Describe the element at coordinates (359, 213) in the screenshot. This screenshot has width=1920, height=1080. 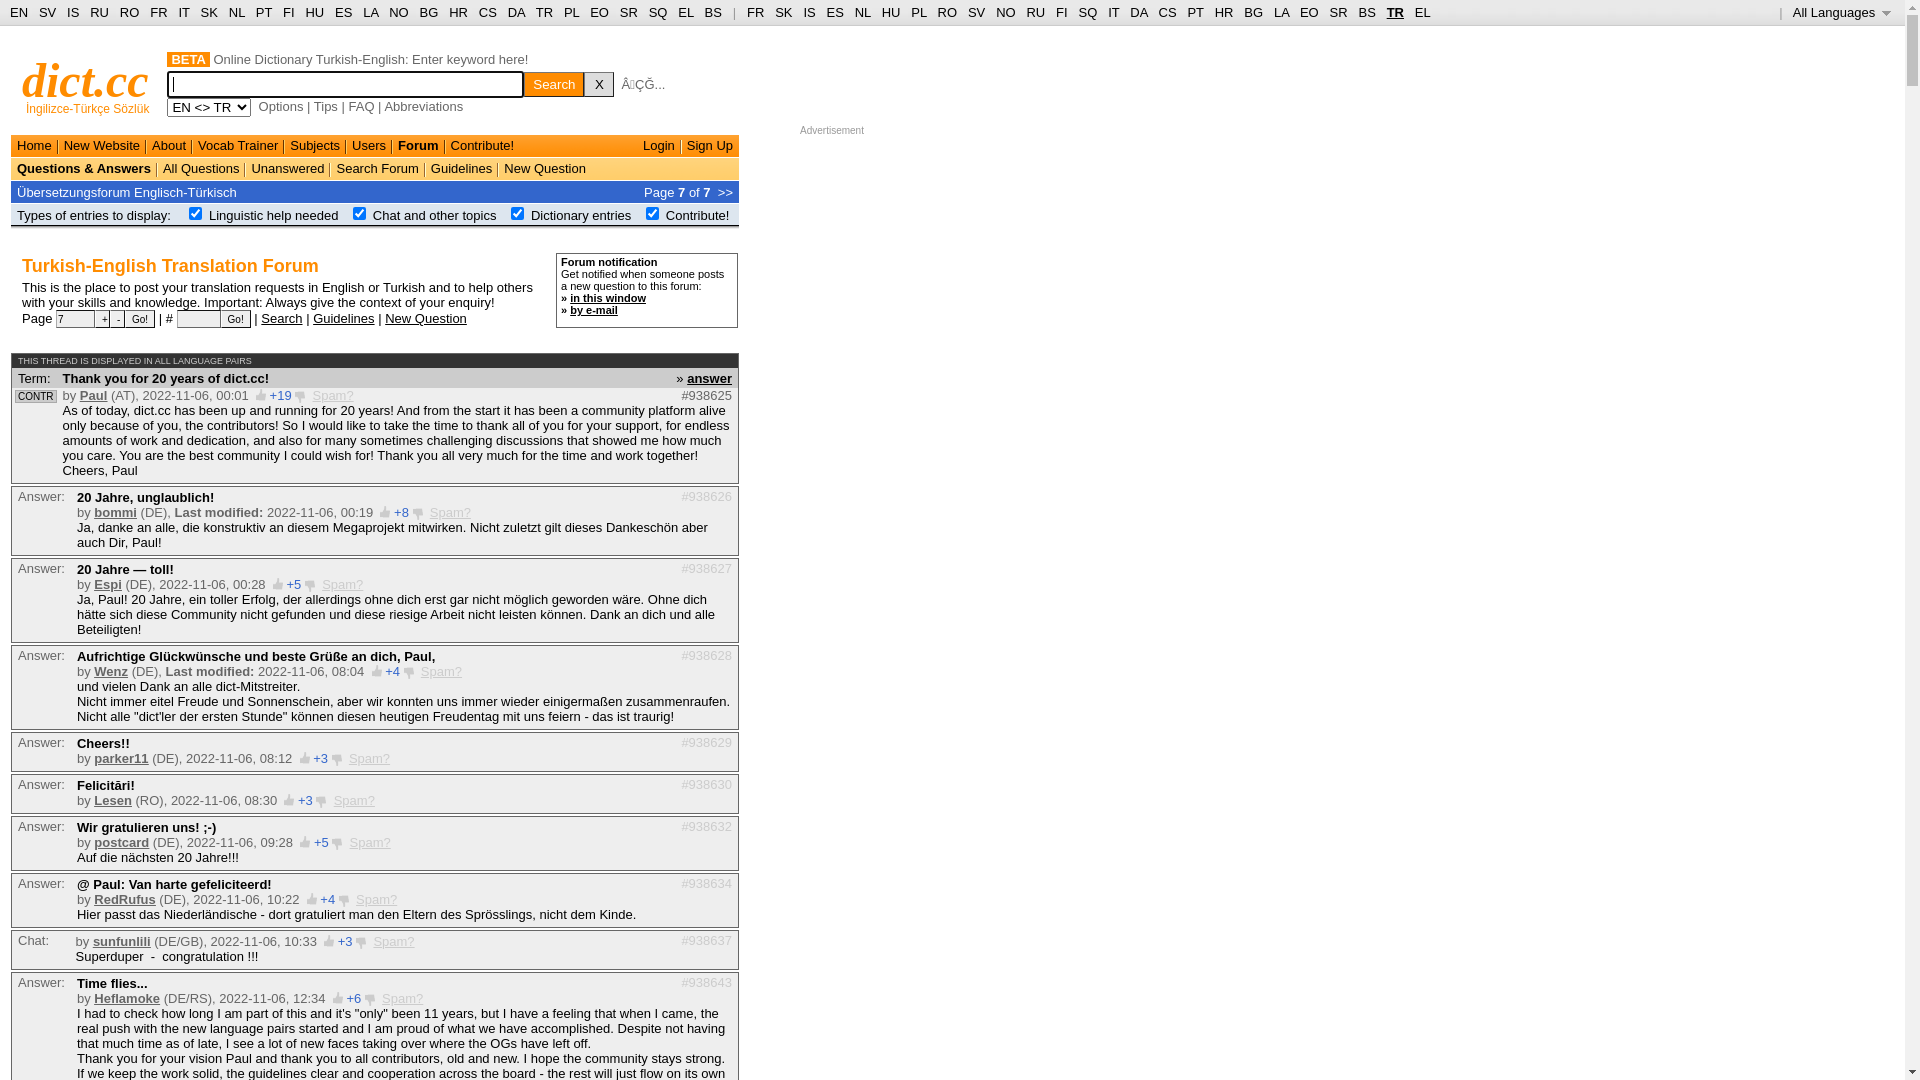
I see `'on'` at that location.